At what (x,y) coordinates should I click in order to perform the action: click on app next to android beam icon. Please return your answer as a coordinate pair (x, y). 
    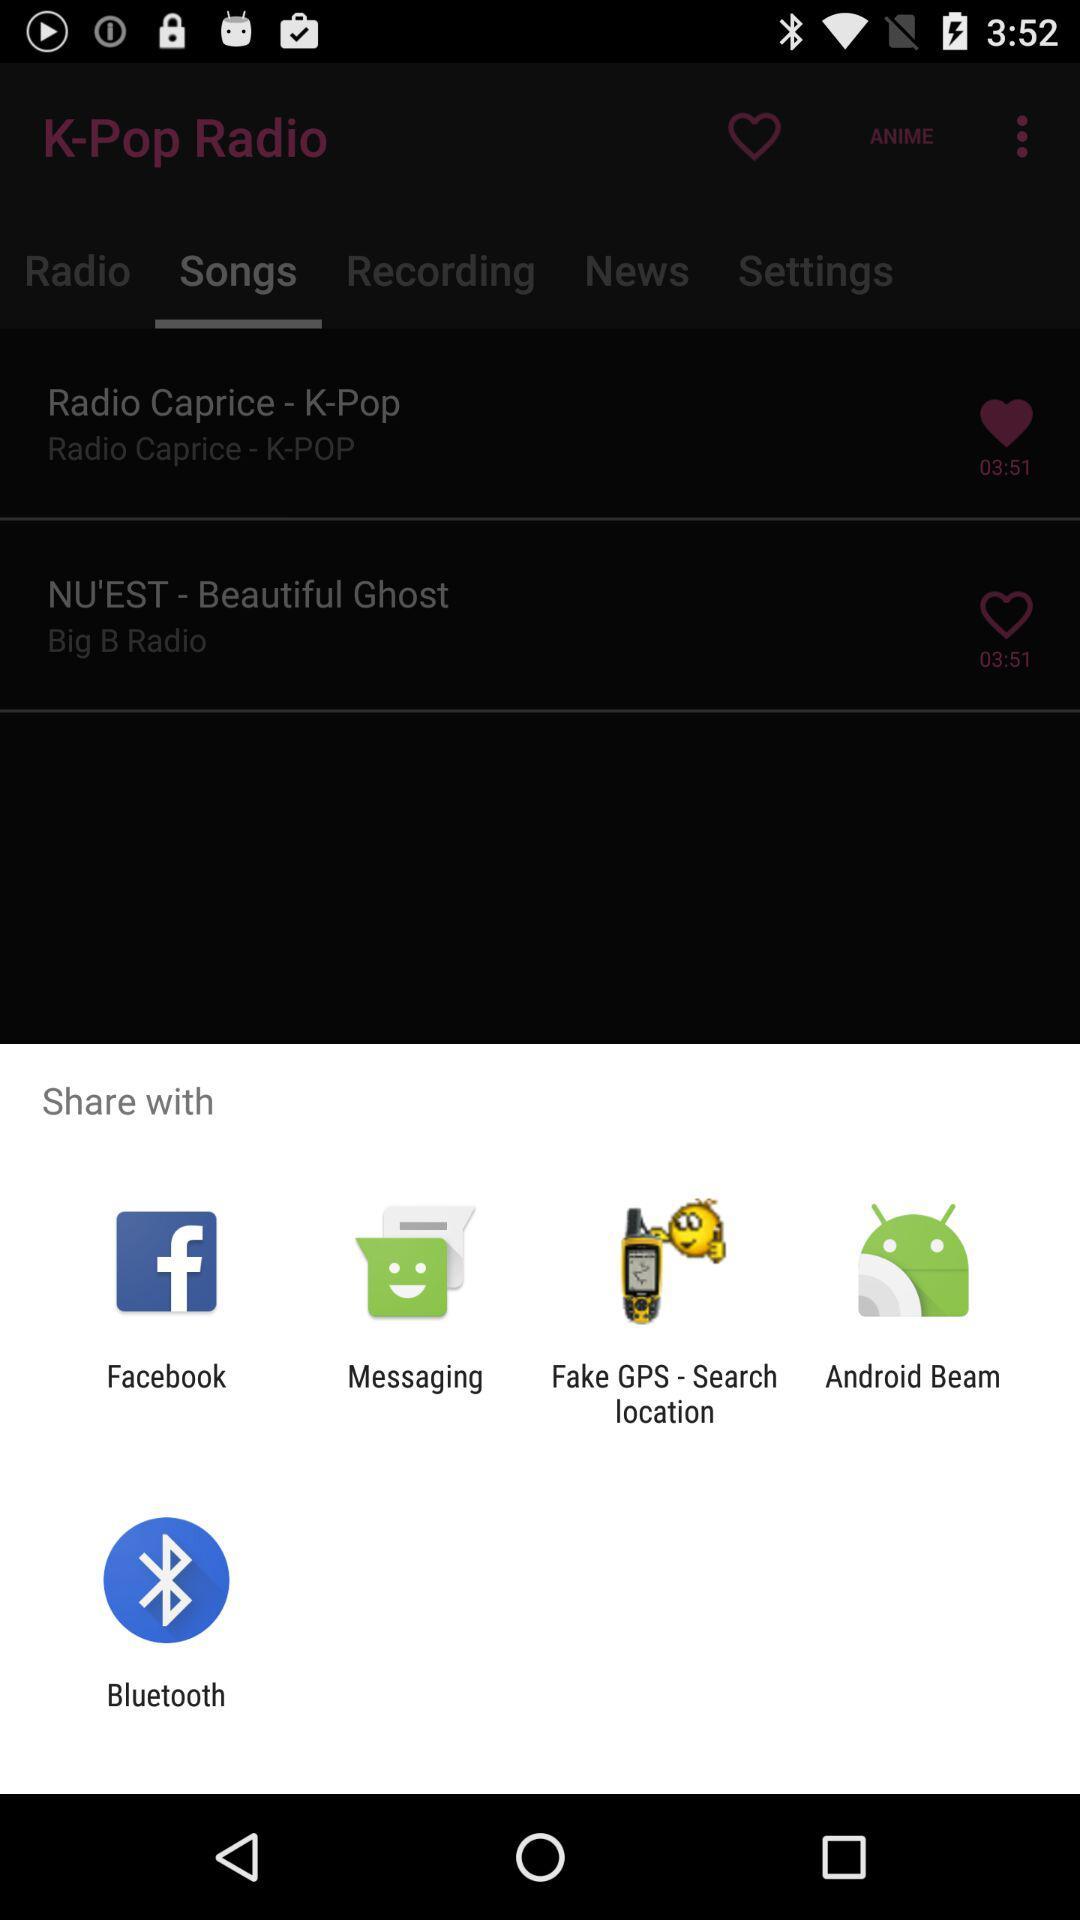
    Looking at the image, I should click on (664, 1392).